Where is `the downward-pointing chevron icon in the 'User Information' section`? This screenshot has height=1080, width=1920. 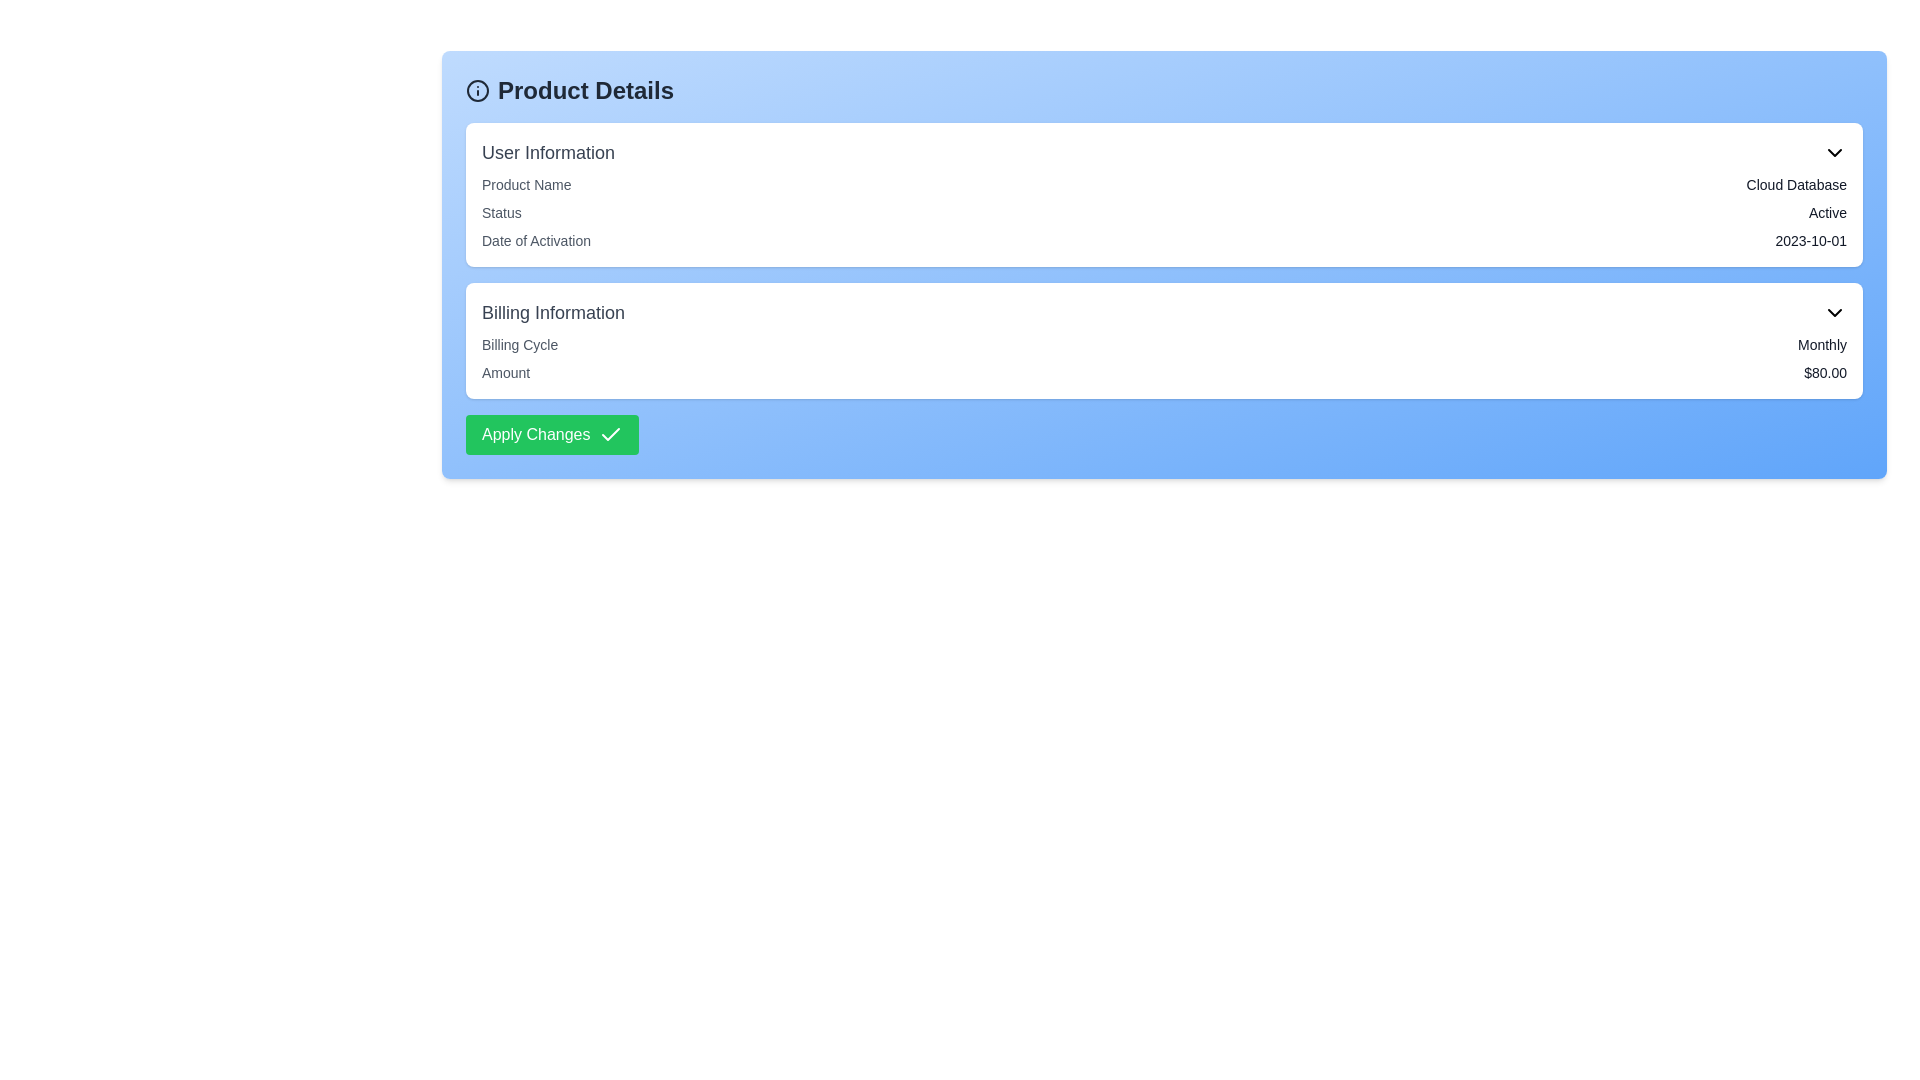 the downward-pointing chevron icon in the 'User Information' section is located at coordinates (1834, 152).